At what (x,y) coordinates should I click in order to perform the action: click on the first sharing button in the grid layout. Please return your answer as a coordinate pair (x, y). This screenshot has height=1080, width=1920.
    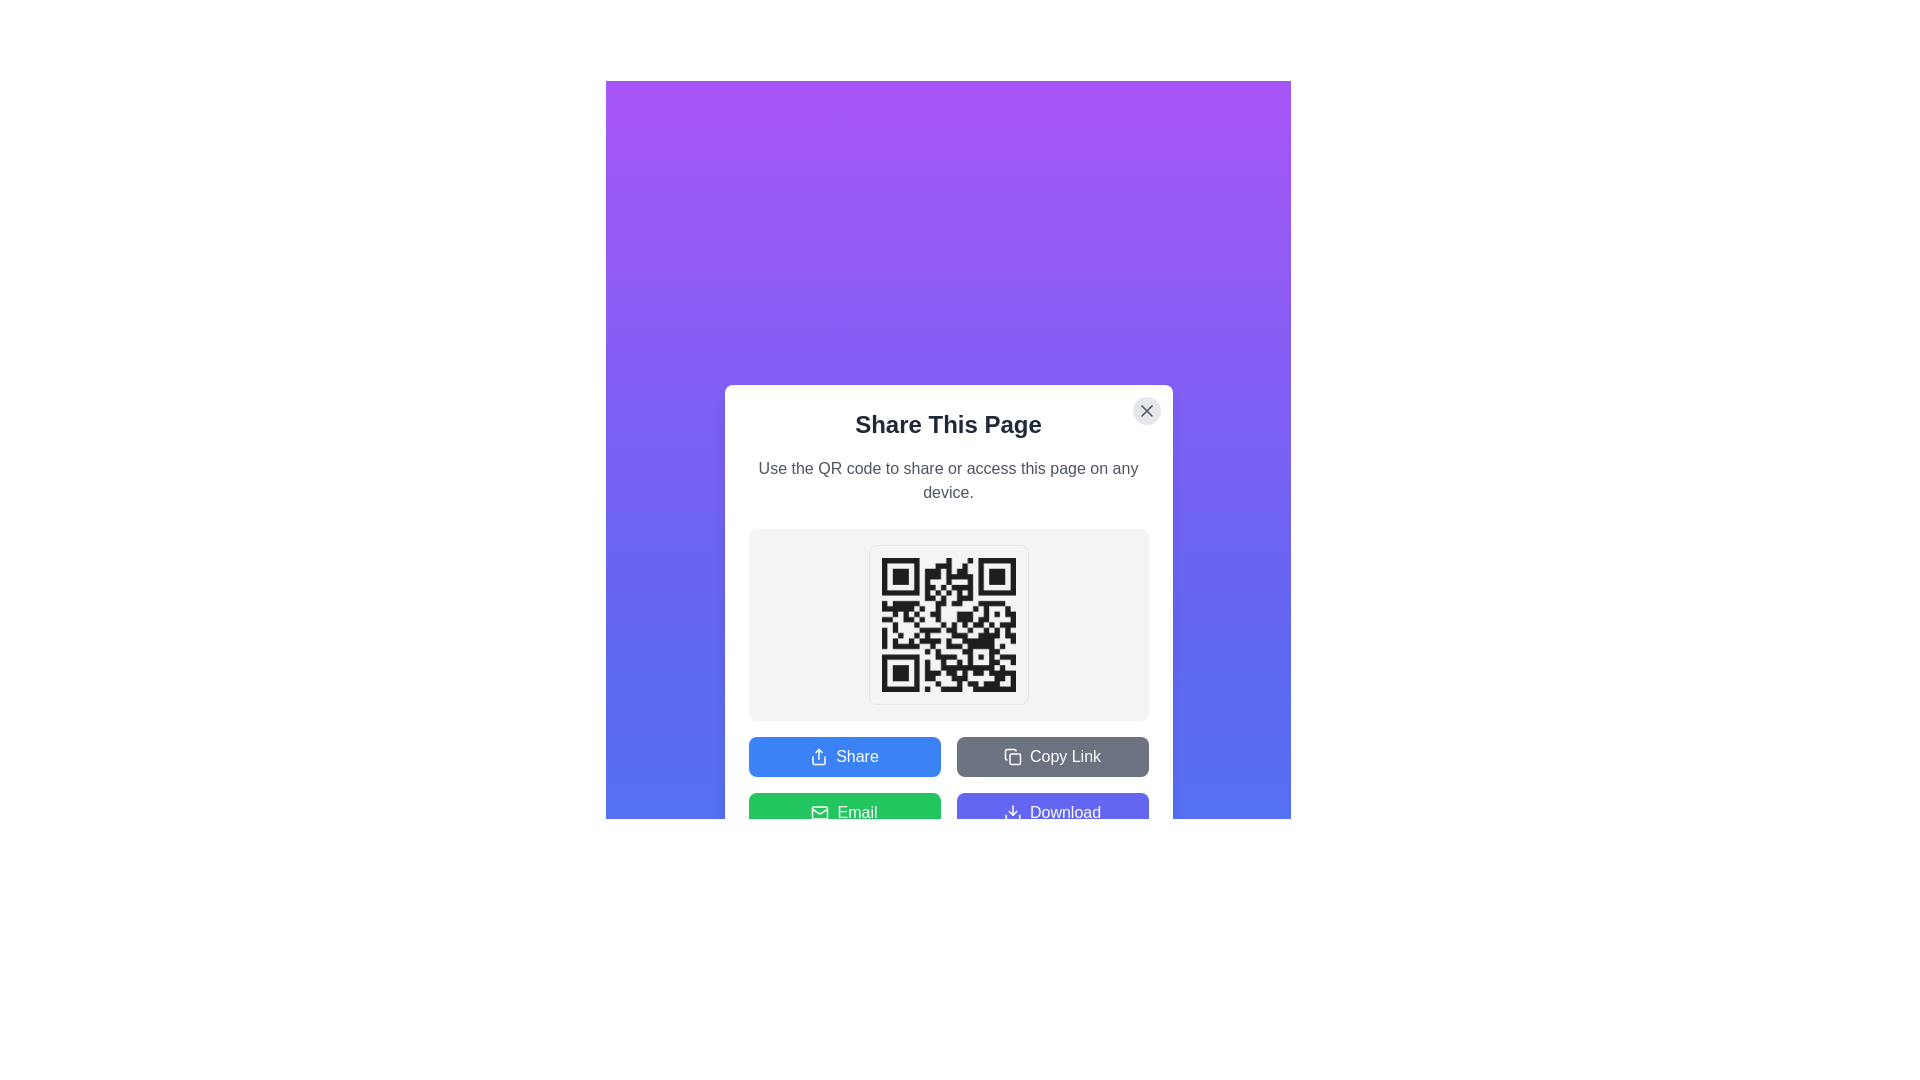
    Looking at the image, I should click on (844, 756).